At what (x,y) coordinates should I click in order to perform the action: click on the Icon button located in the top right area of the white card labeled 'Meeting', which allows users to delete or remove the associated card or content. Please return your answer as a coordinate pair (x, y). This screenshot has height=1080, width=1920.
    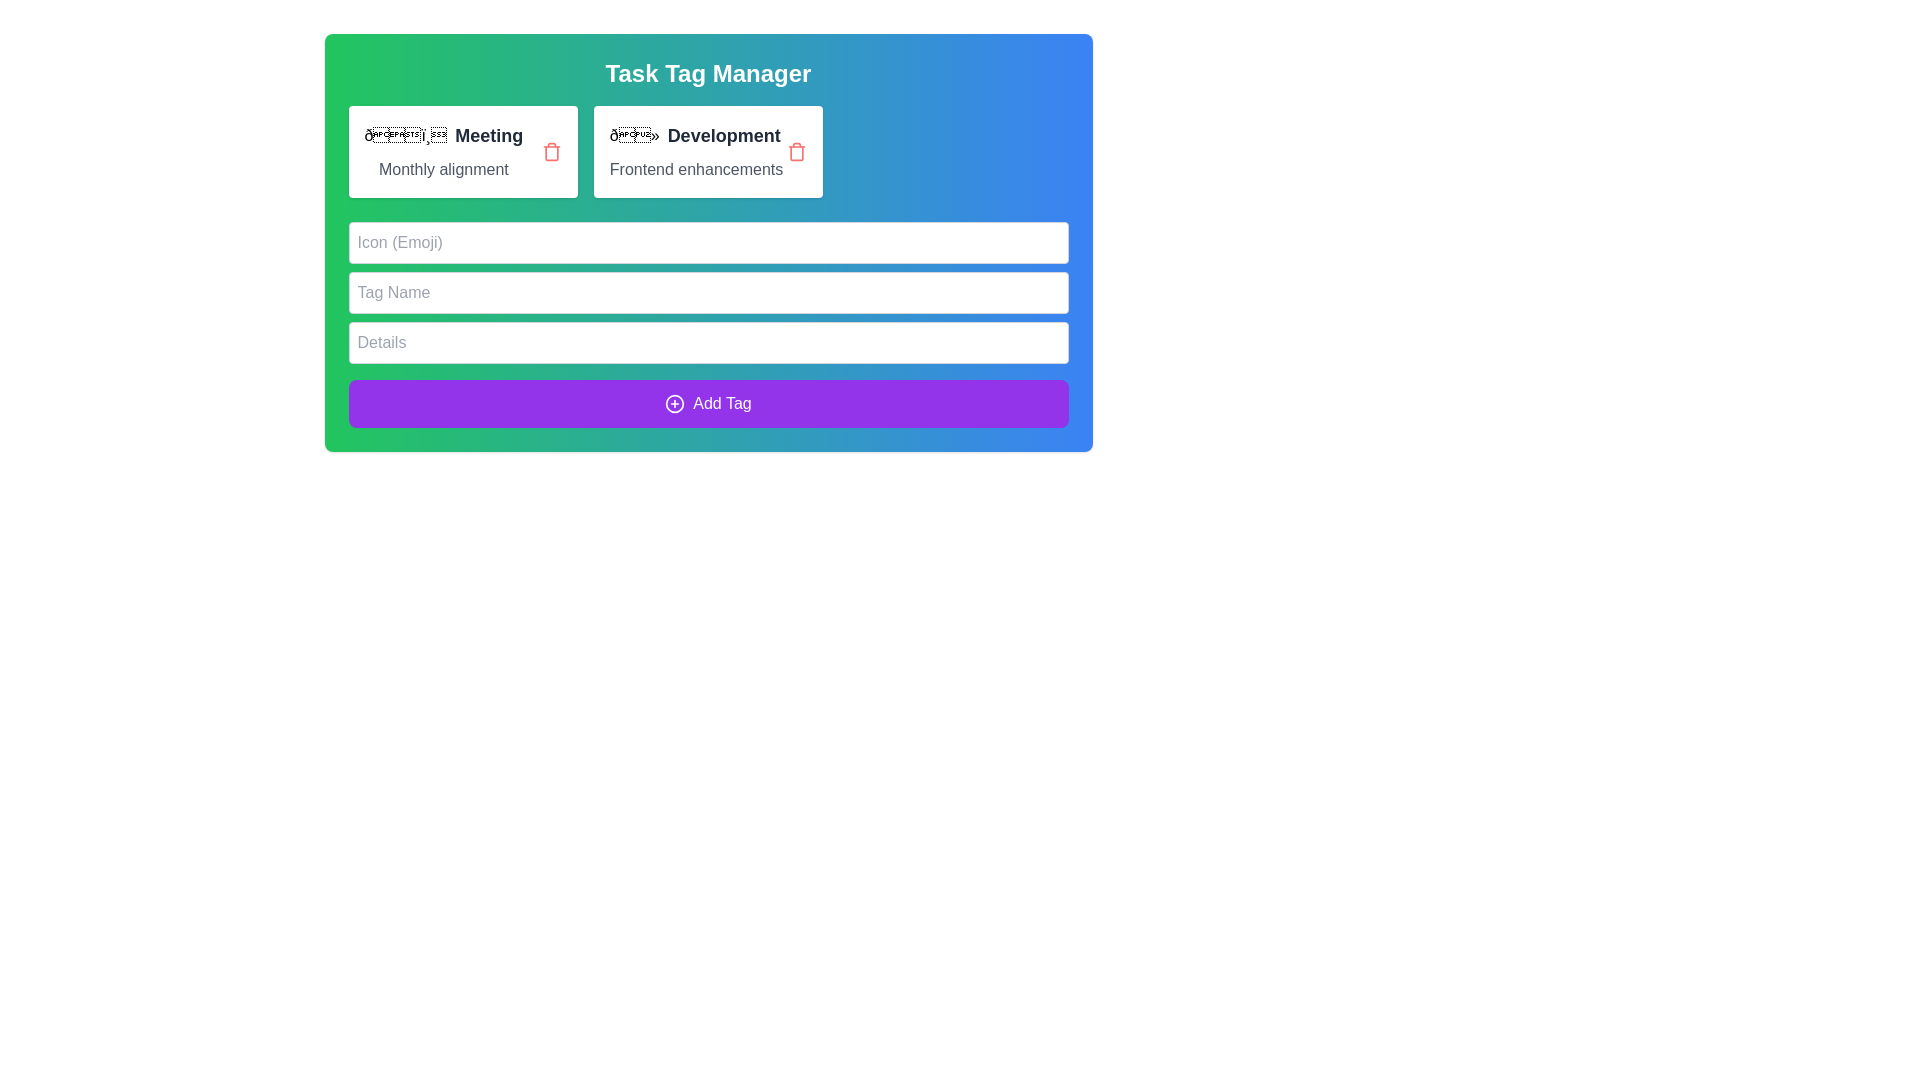
    Looking at the image, I should click on (551, 150).